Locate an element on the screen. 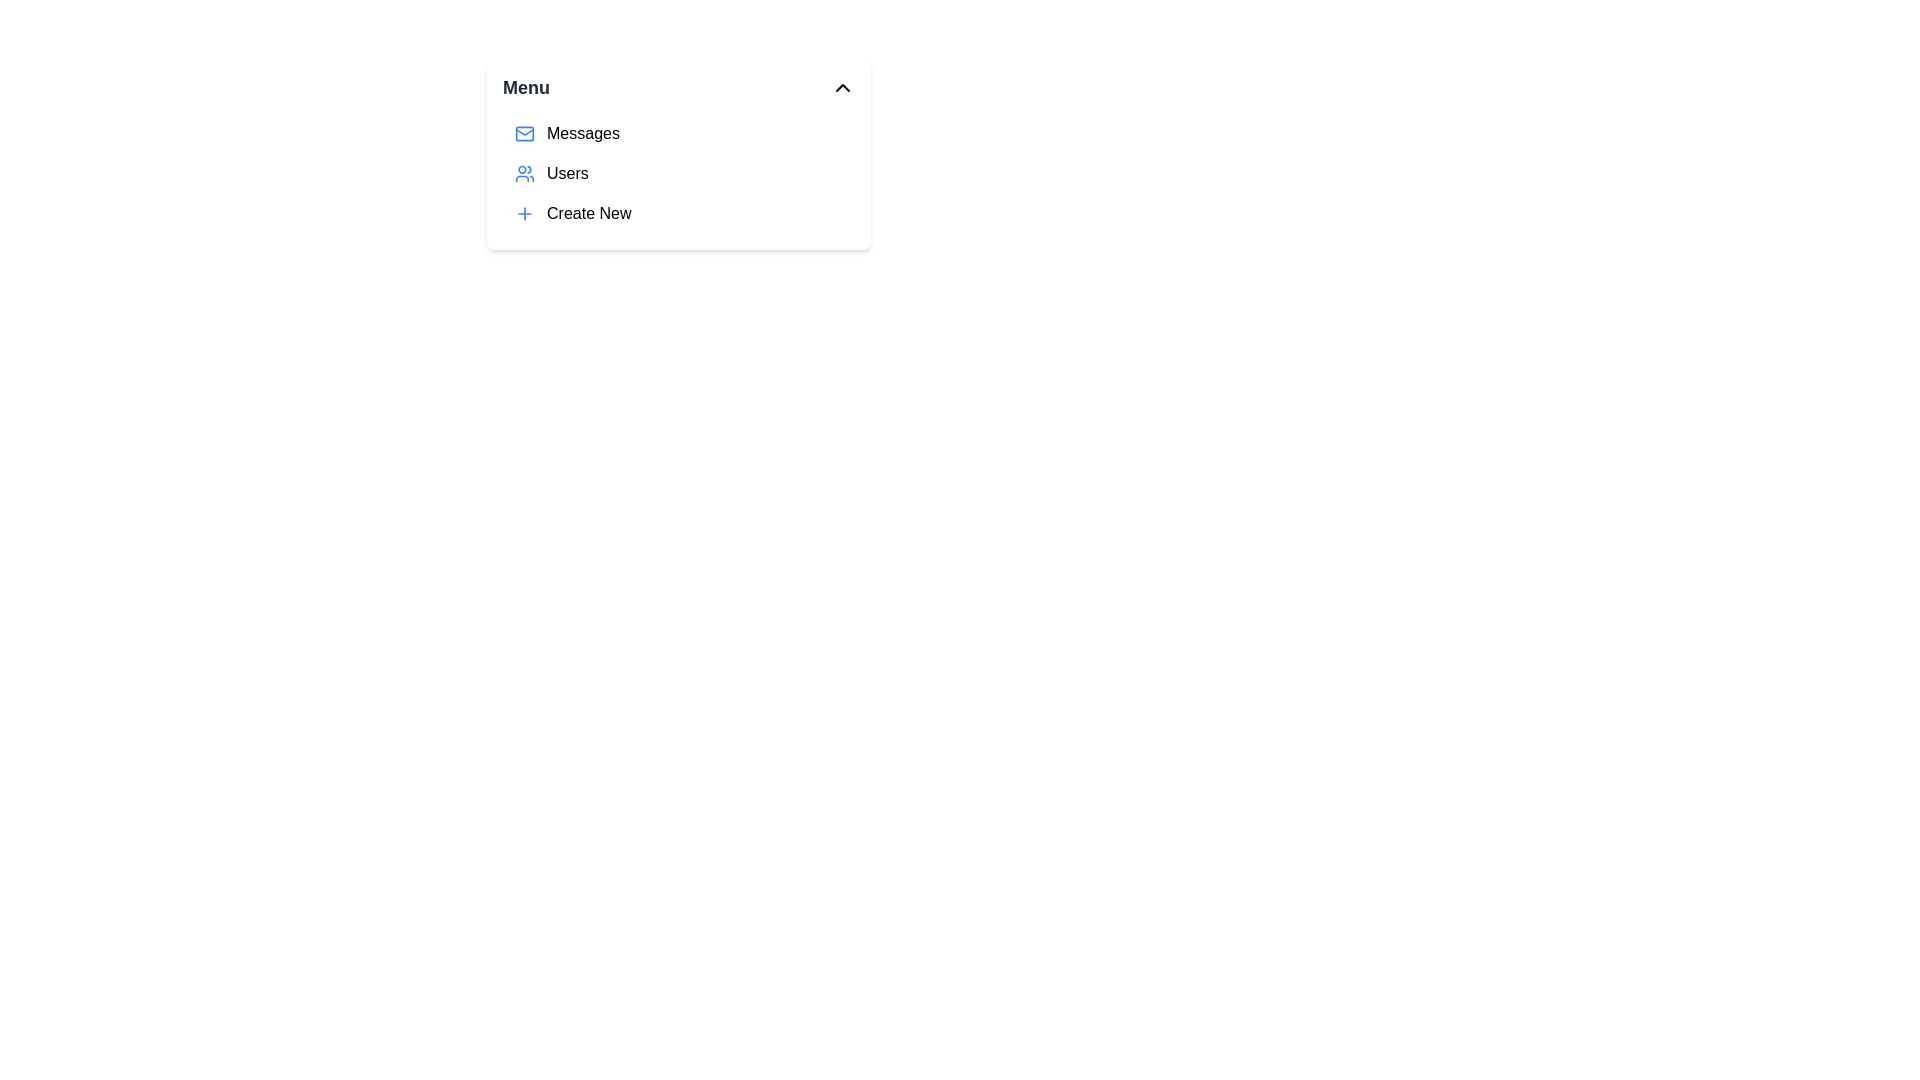 This screenshot has width=1920, height=1080. the 'Menu' text label, which is styled with a bold font and dark gray color, located to the left of a downward chevron icon in the interface is located at coordinates (526, 87).